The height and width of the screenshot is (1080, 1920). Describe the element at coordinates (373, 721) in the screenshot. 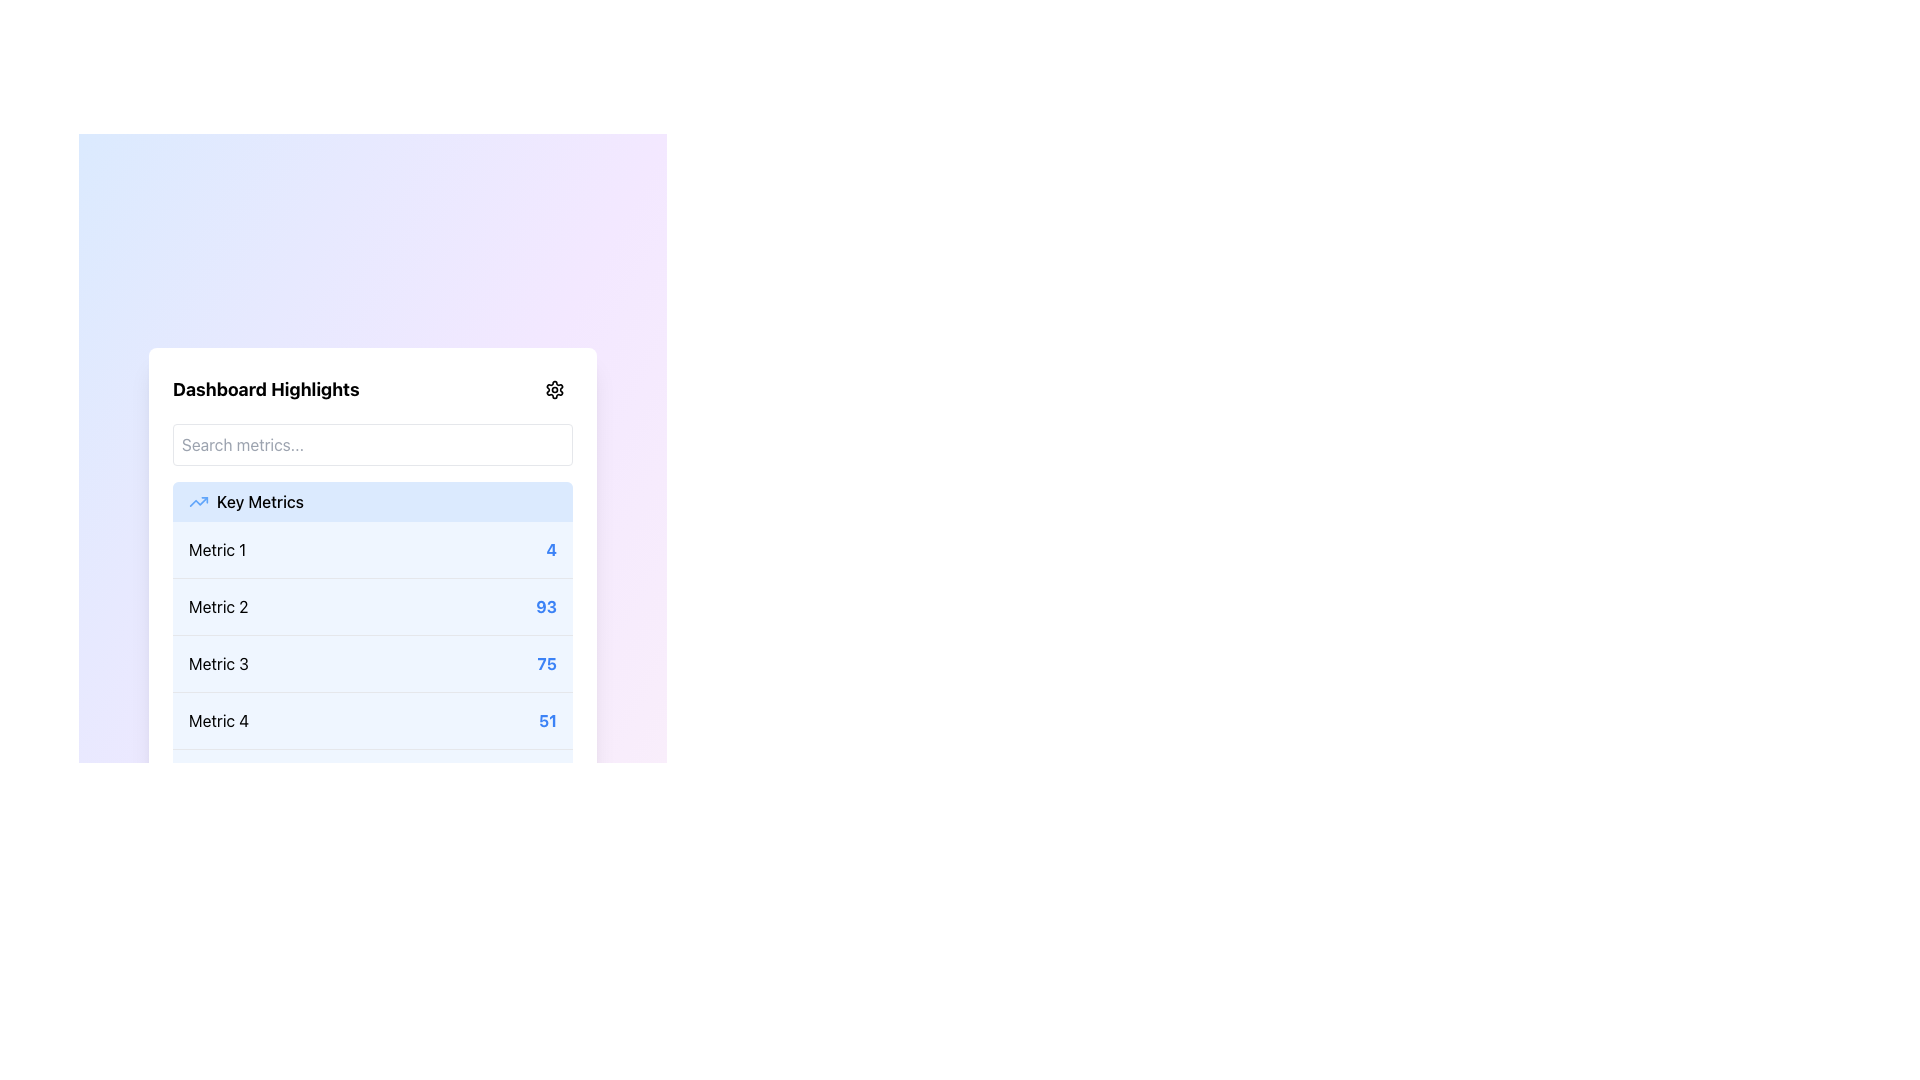

I see `the text-based list item displaying a metric label and value` at that location.